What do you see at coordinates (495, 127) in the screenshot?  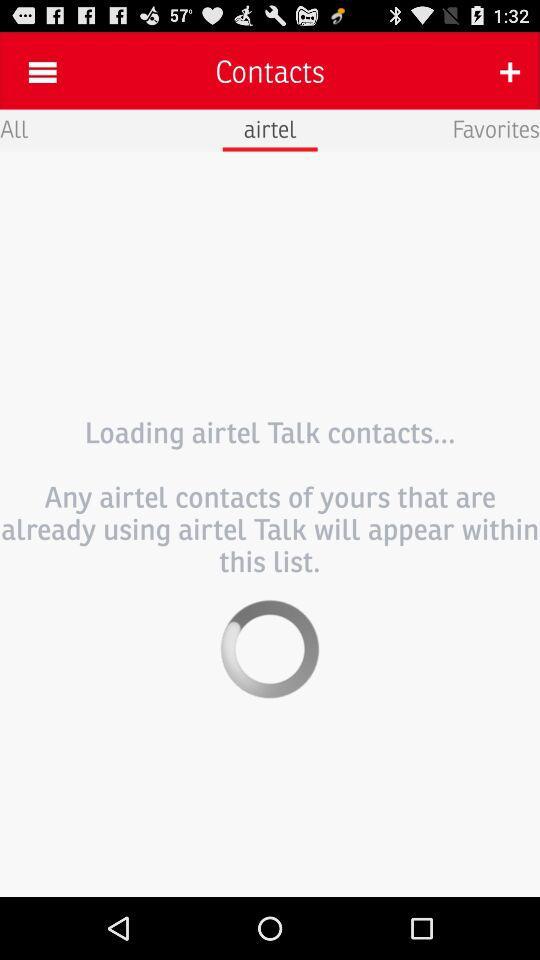 I see `app to the right of airtel icon` at bounding box center [495, 127].